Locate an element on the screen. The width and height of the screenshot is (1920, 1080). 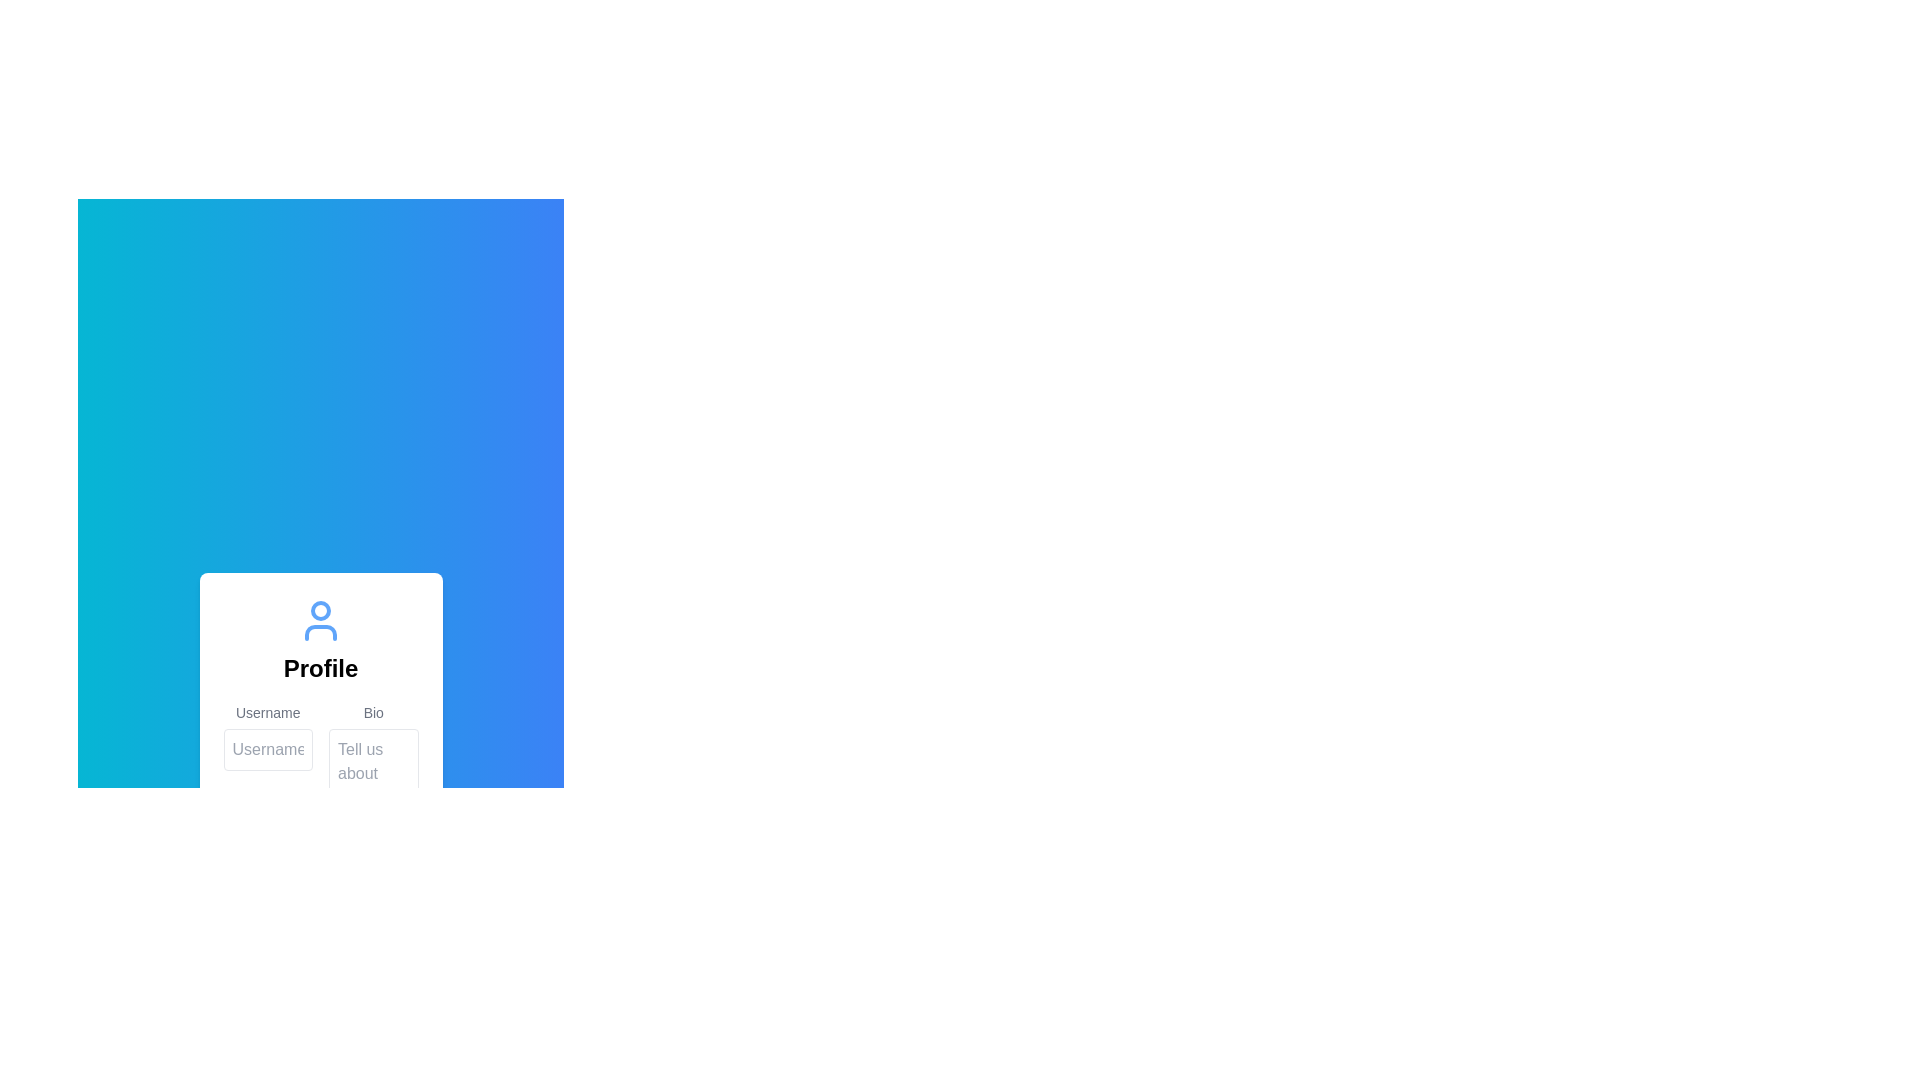
the Text Input Field for username entry in the 'Profile' section is located at coordinates (267, 763).